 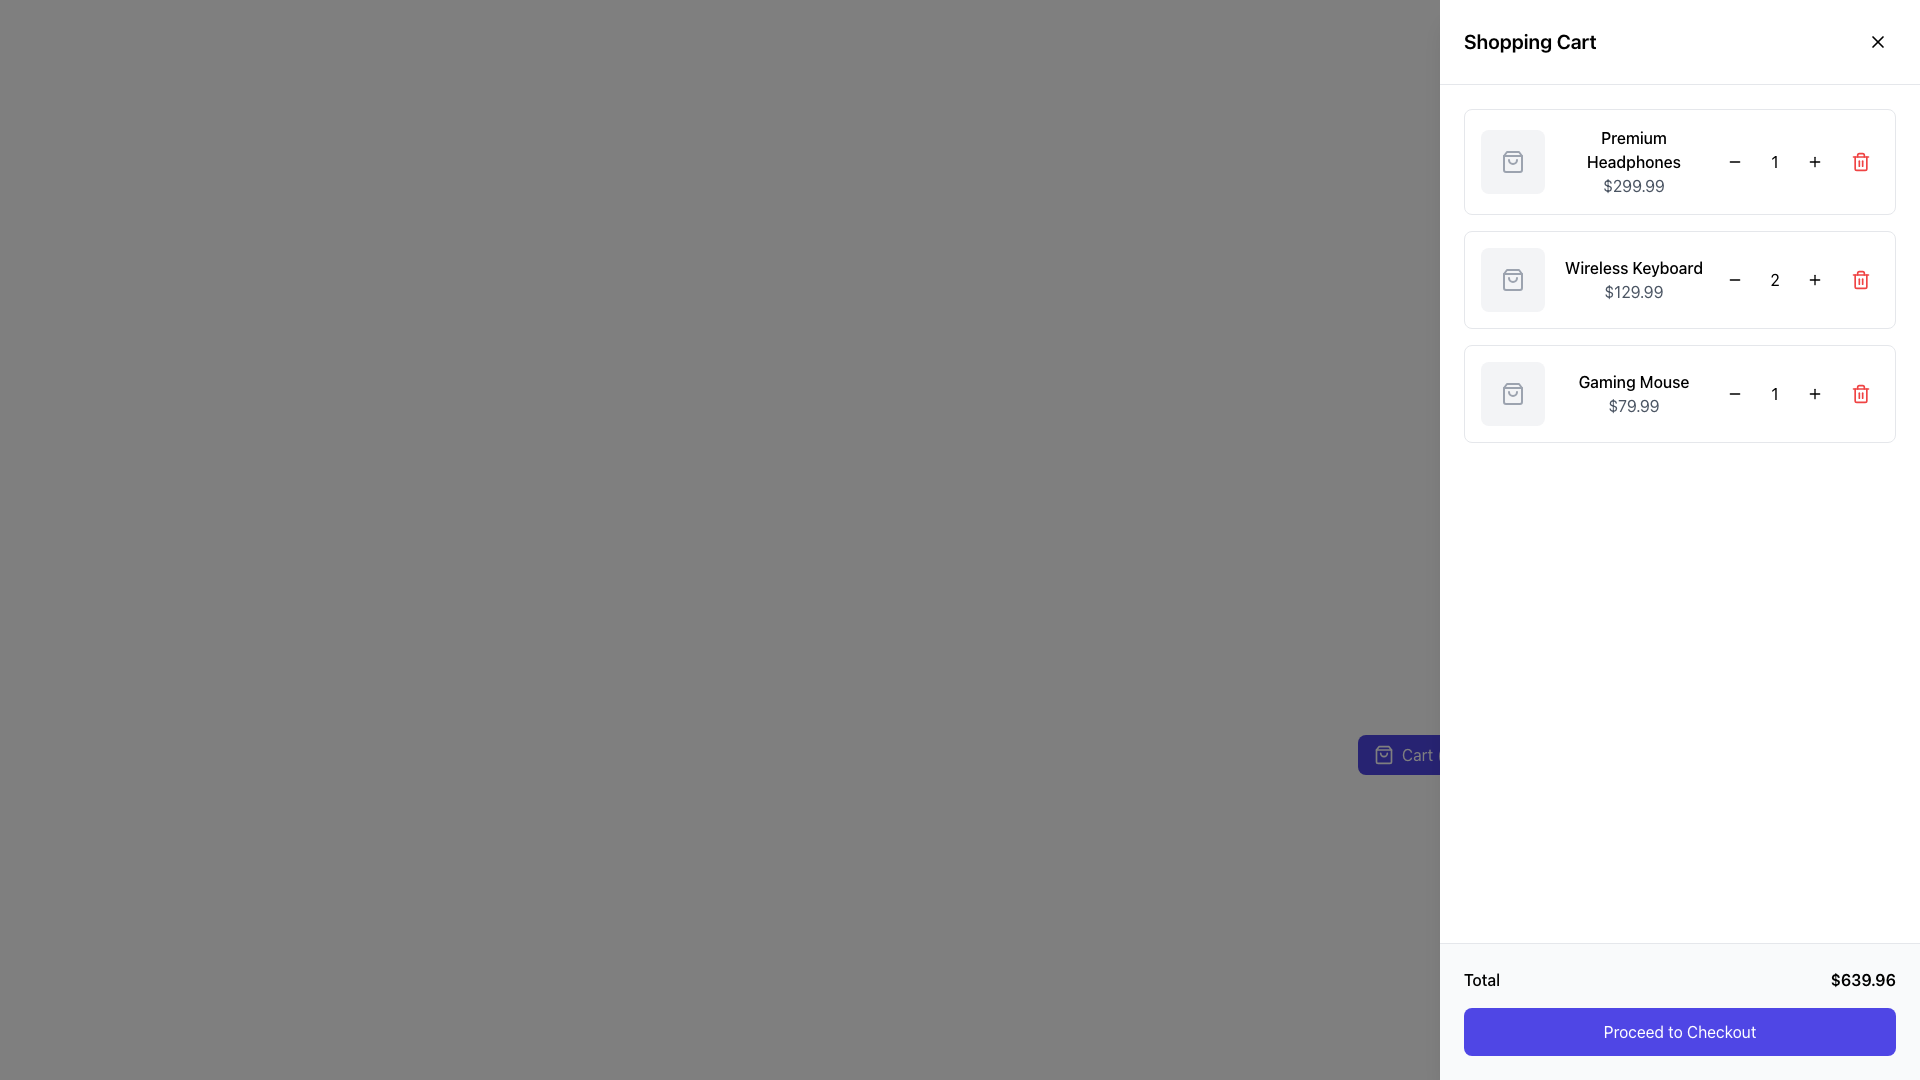 What do you see at coordinates (1633, 185) in the screenshot?
I see `the price text label located beneath the 'Premium Headphones' in the shopping cart for accessibility purposes` at bounding box center [1633, 185].